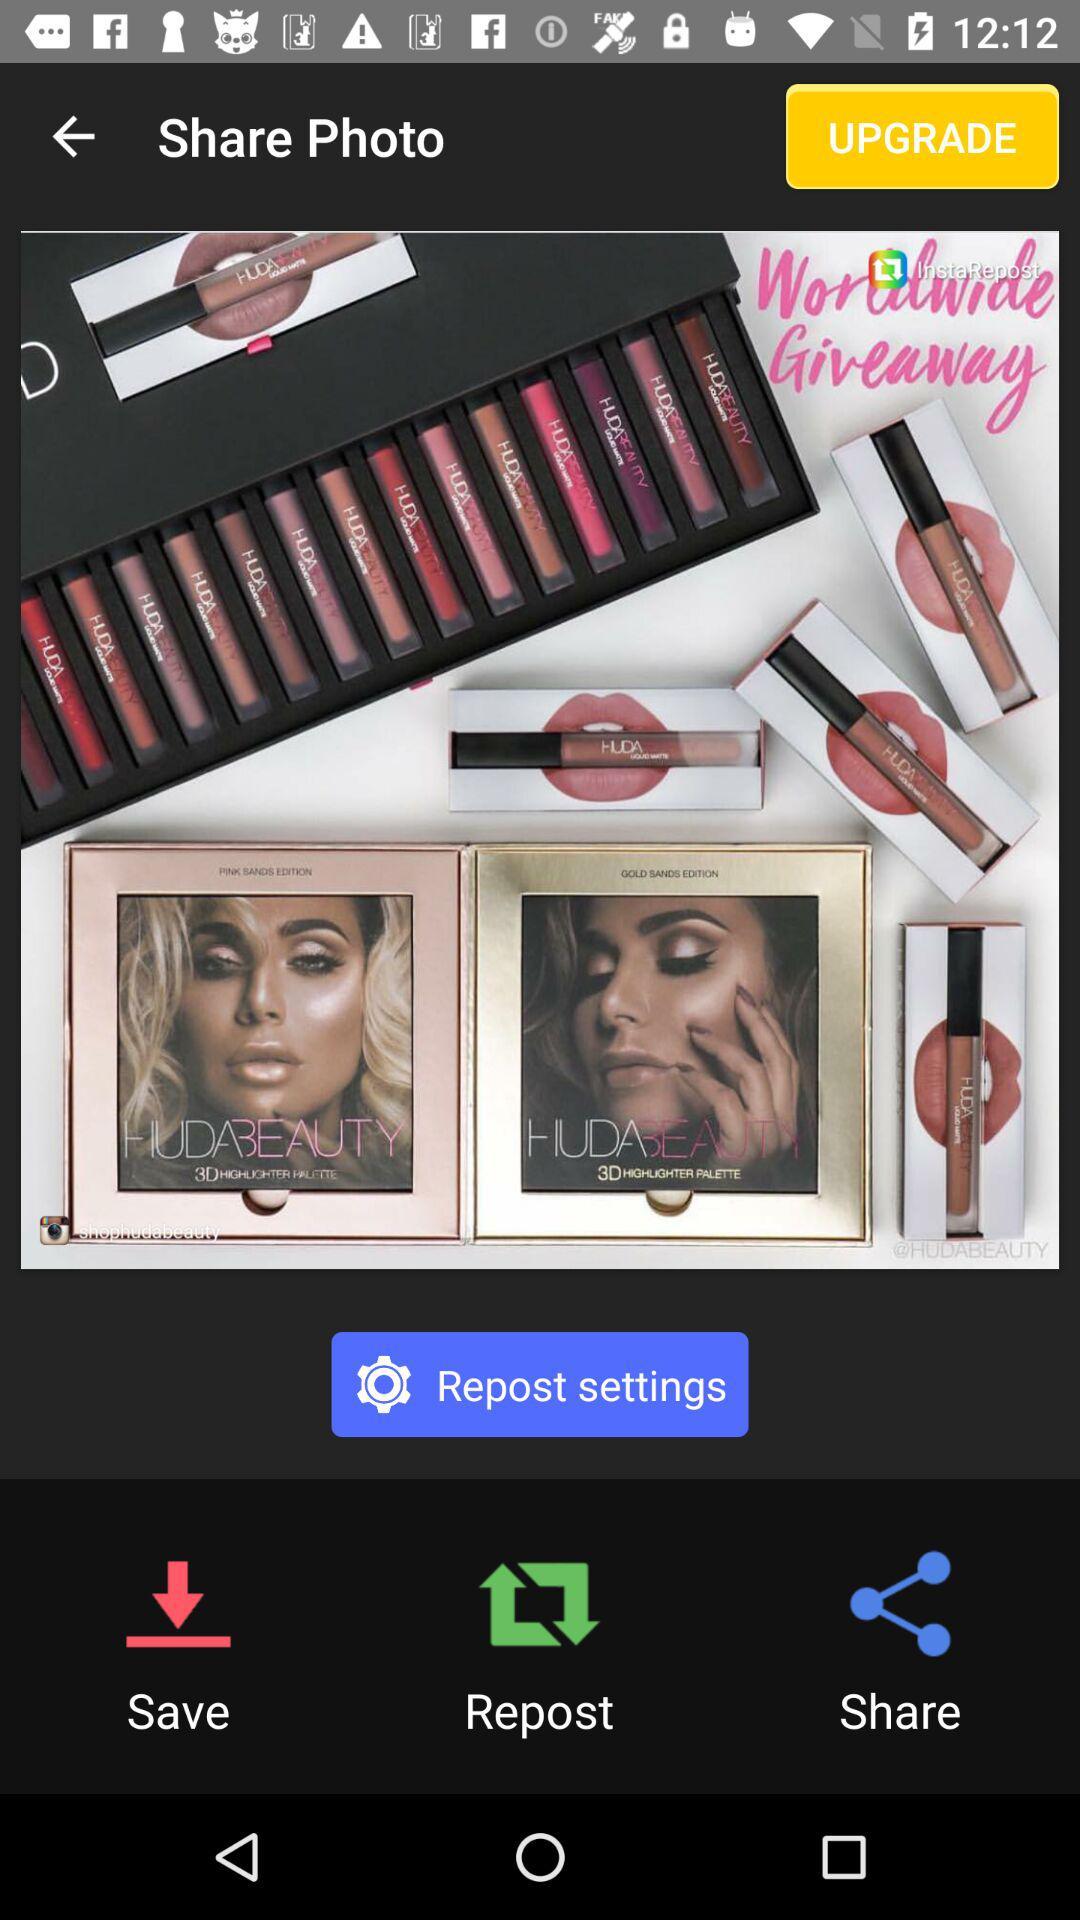  Describe the element at coordinates (72, 135) in the screenshot. I see `previous screen` at that location.